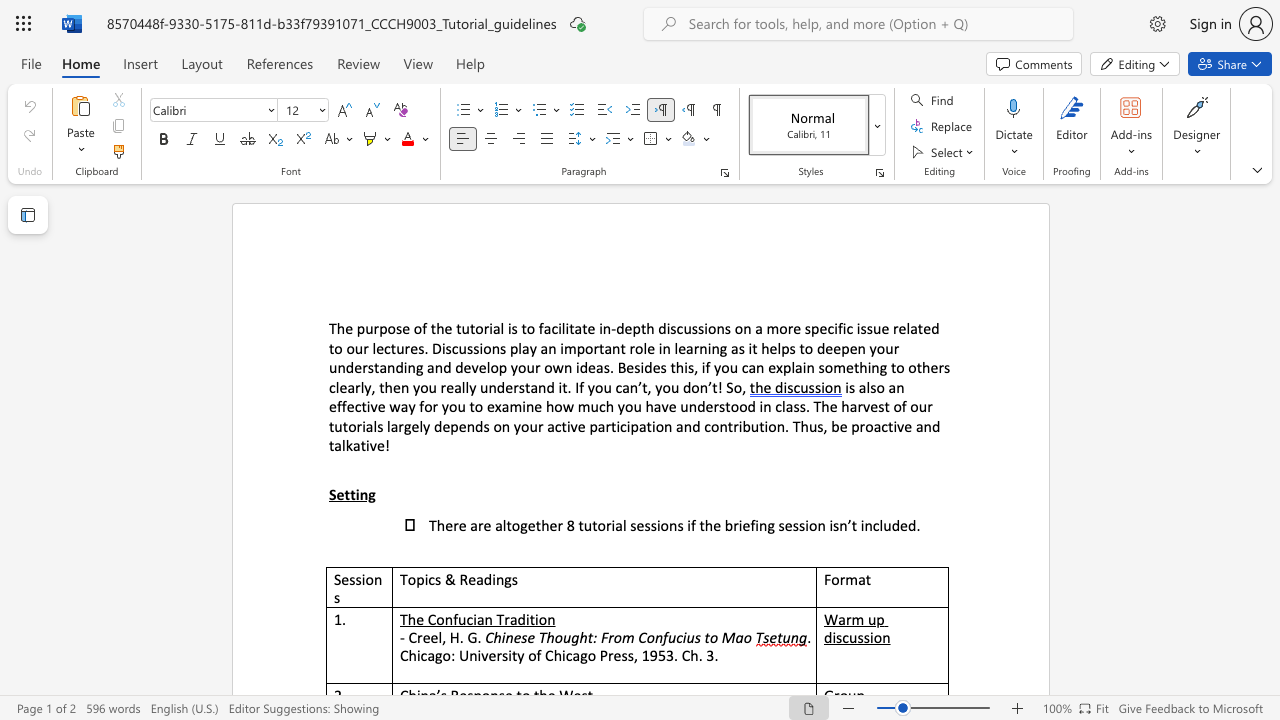 This screenshot has width=1280, height=720. I want to click on the subset text "la" within the text "in-depth discussions on a more specific issue related to our lectures. Discussions play", so click(518, 347).